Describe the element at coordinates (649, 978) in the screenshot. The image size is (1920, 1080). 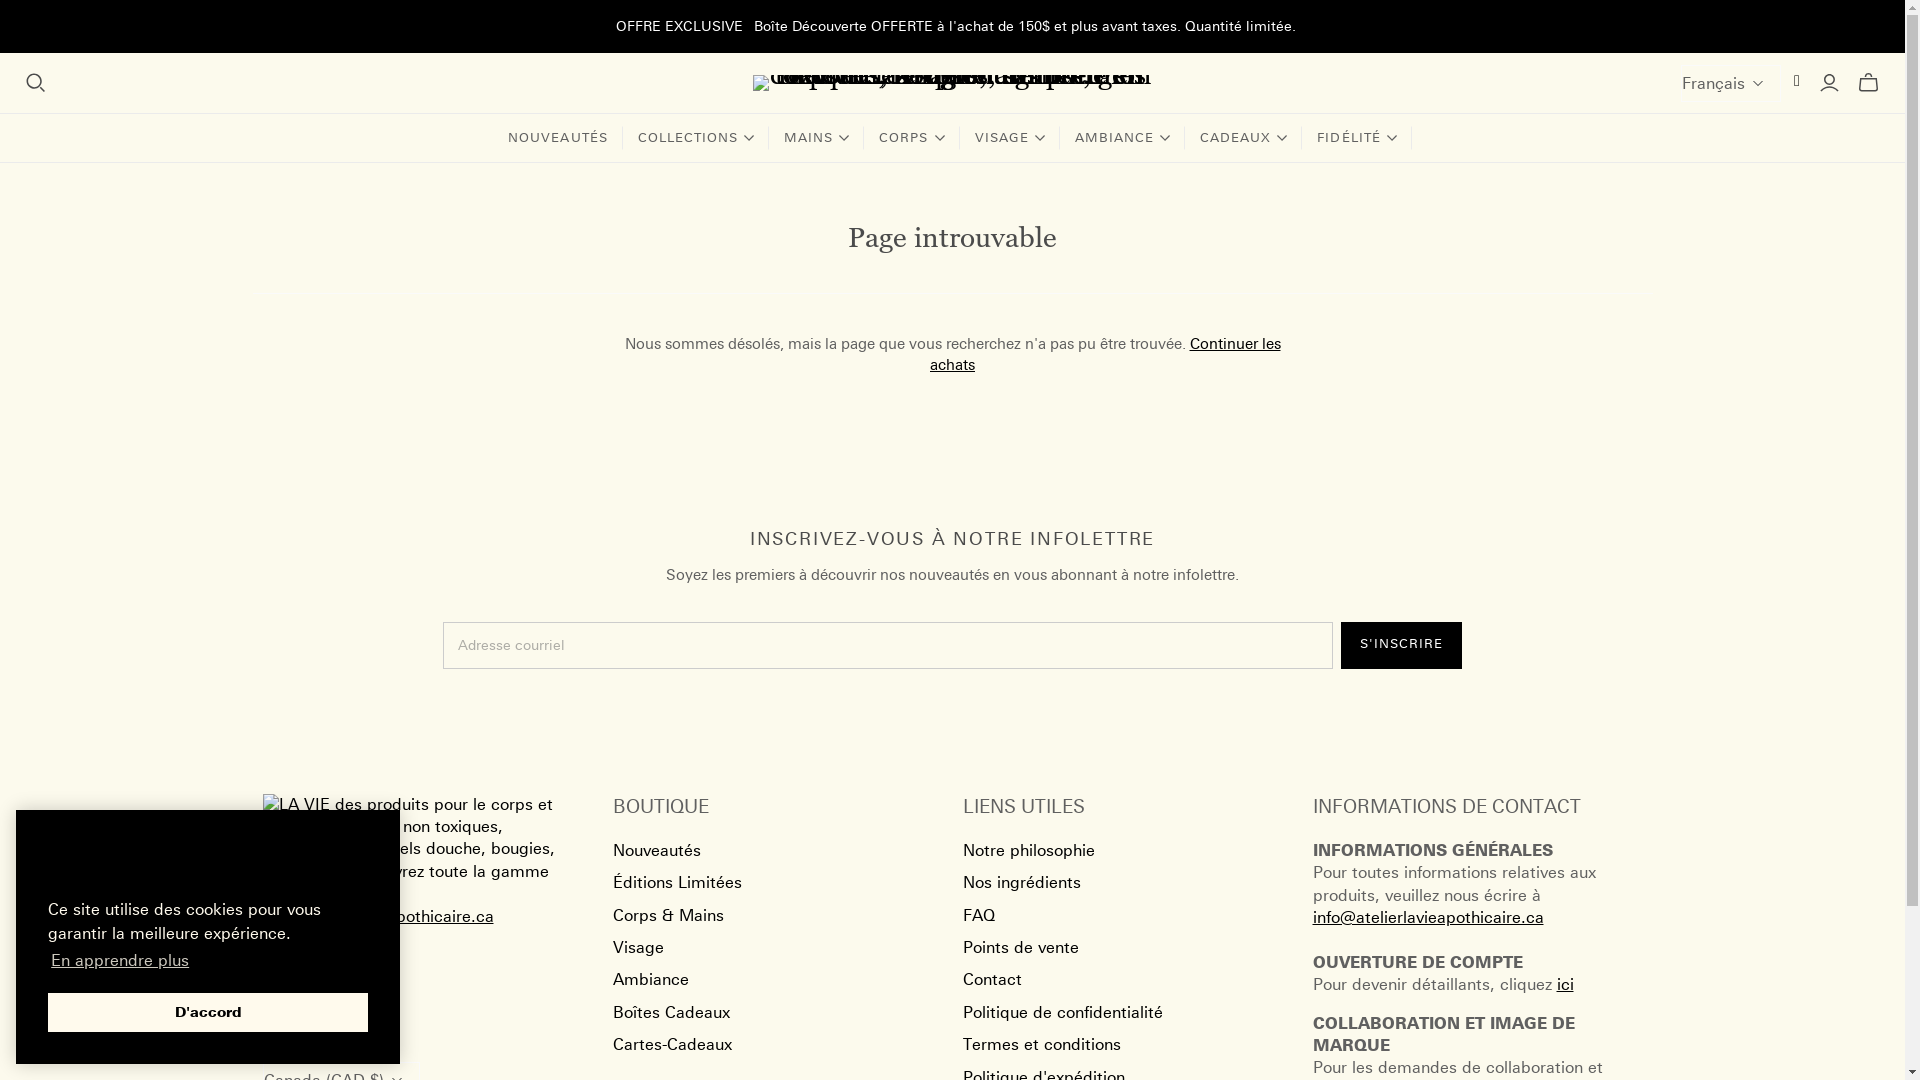
I see `'Ambiance'` at that location.